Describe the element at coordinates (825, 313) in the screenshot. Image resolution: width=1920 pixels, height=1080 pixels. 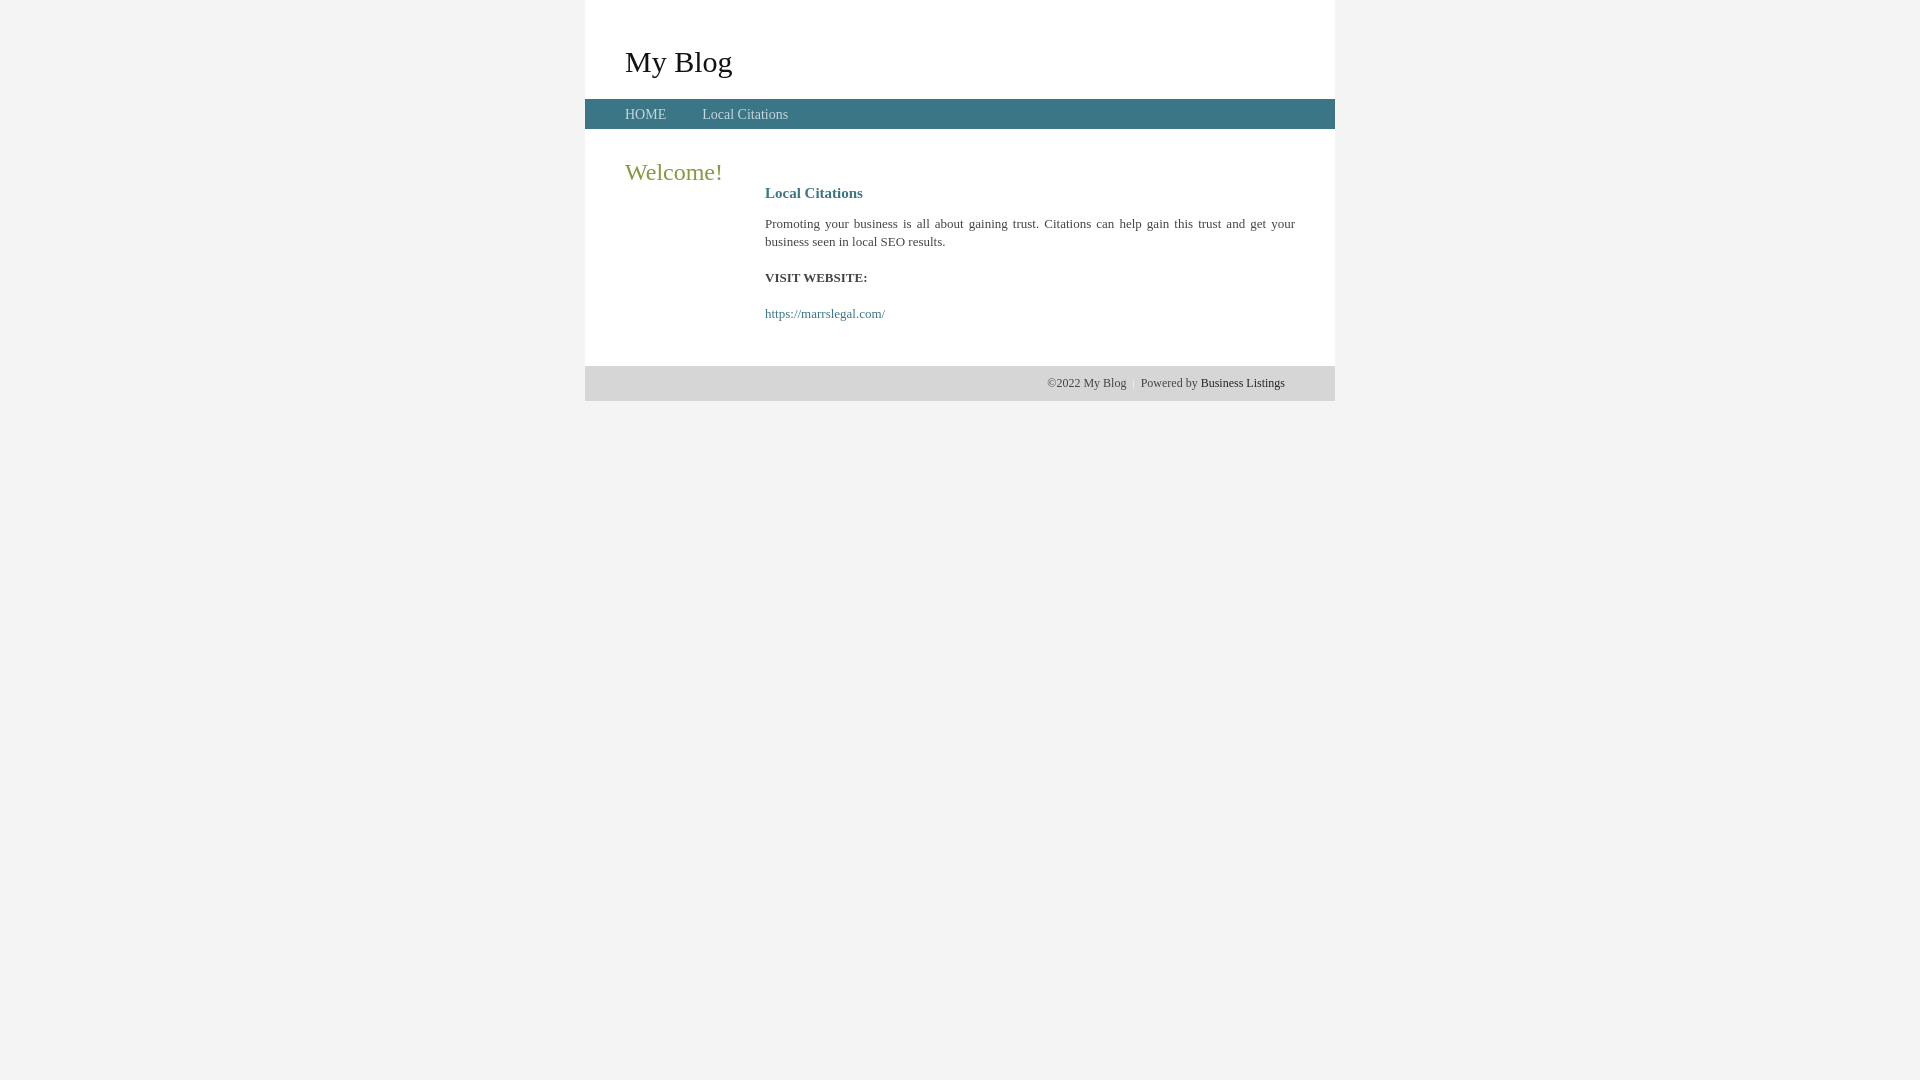
I see `'https://marrslegal.com/'` at that location.